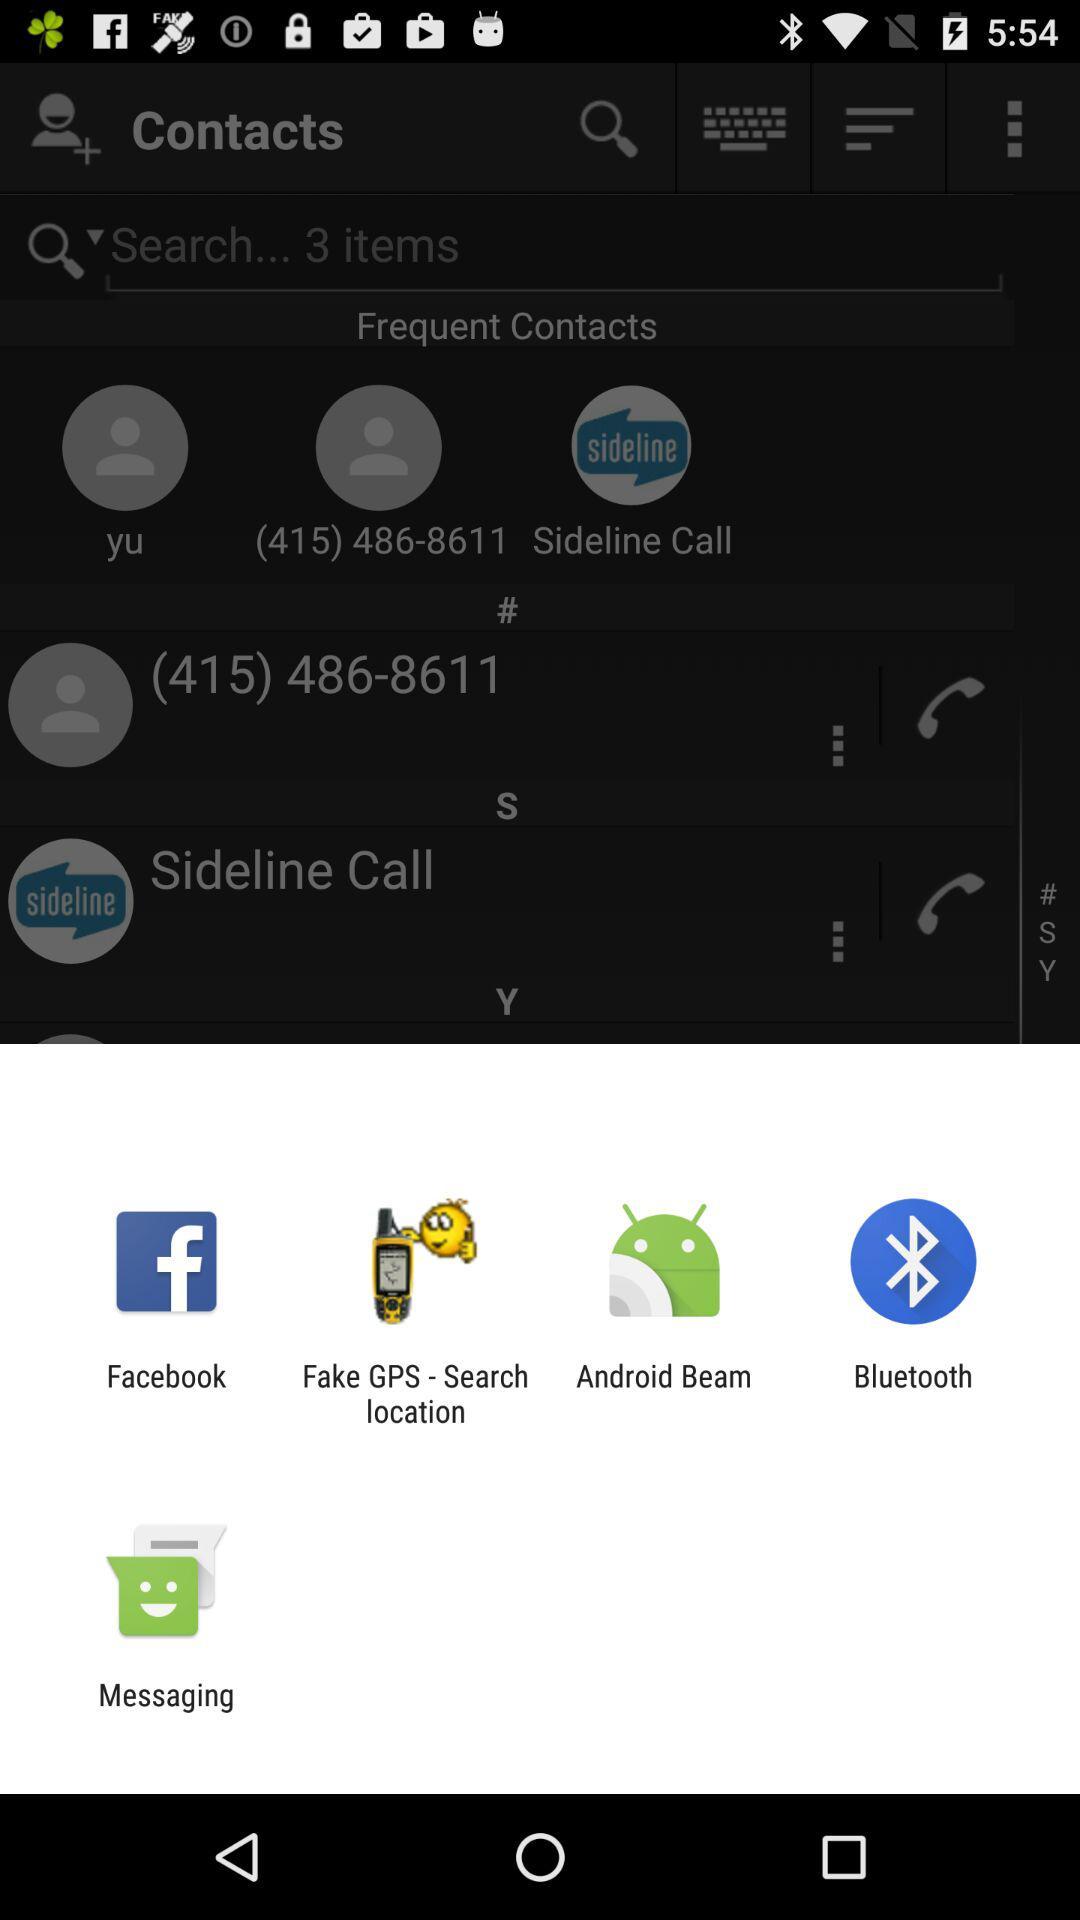  Describe the element at coordinates (165, 1392) in the screenshot. I see `facebook item` at that location.